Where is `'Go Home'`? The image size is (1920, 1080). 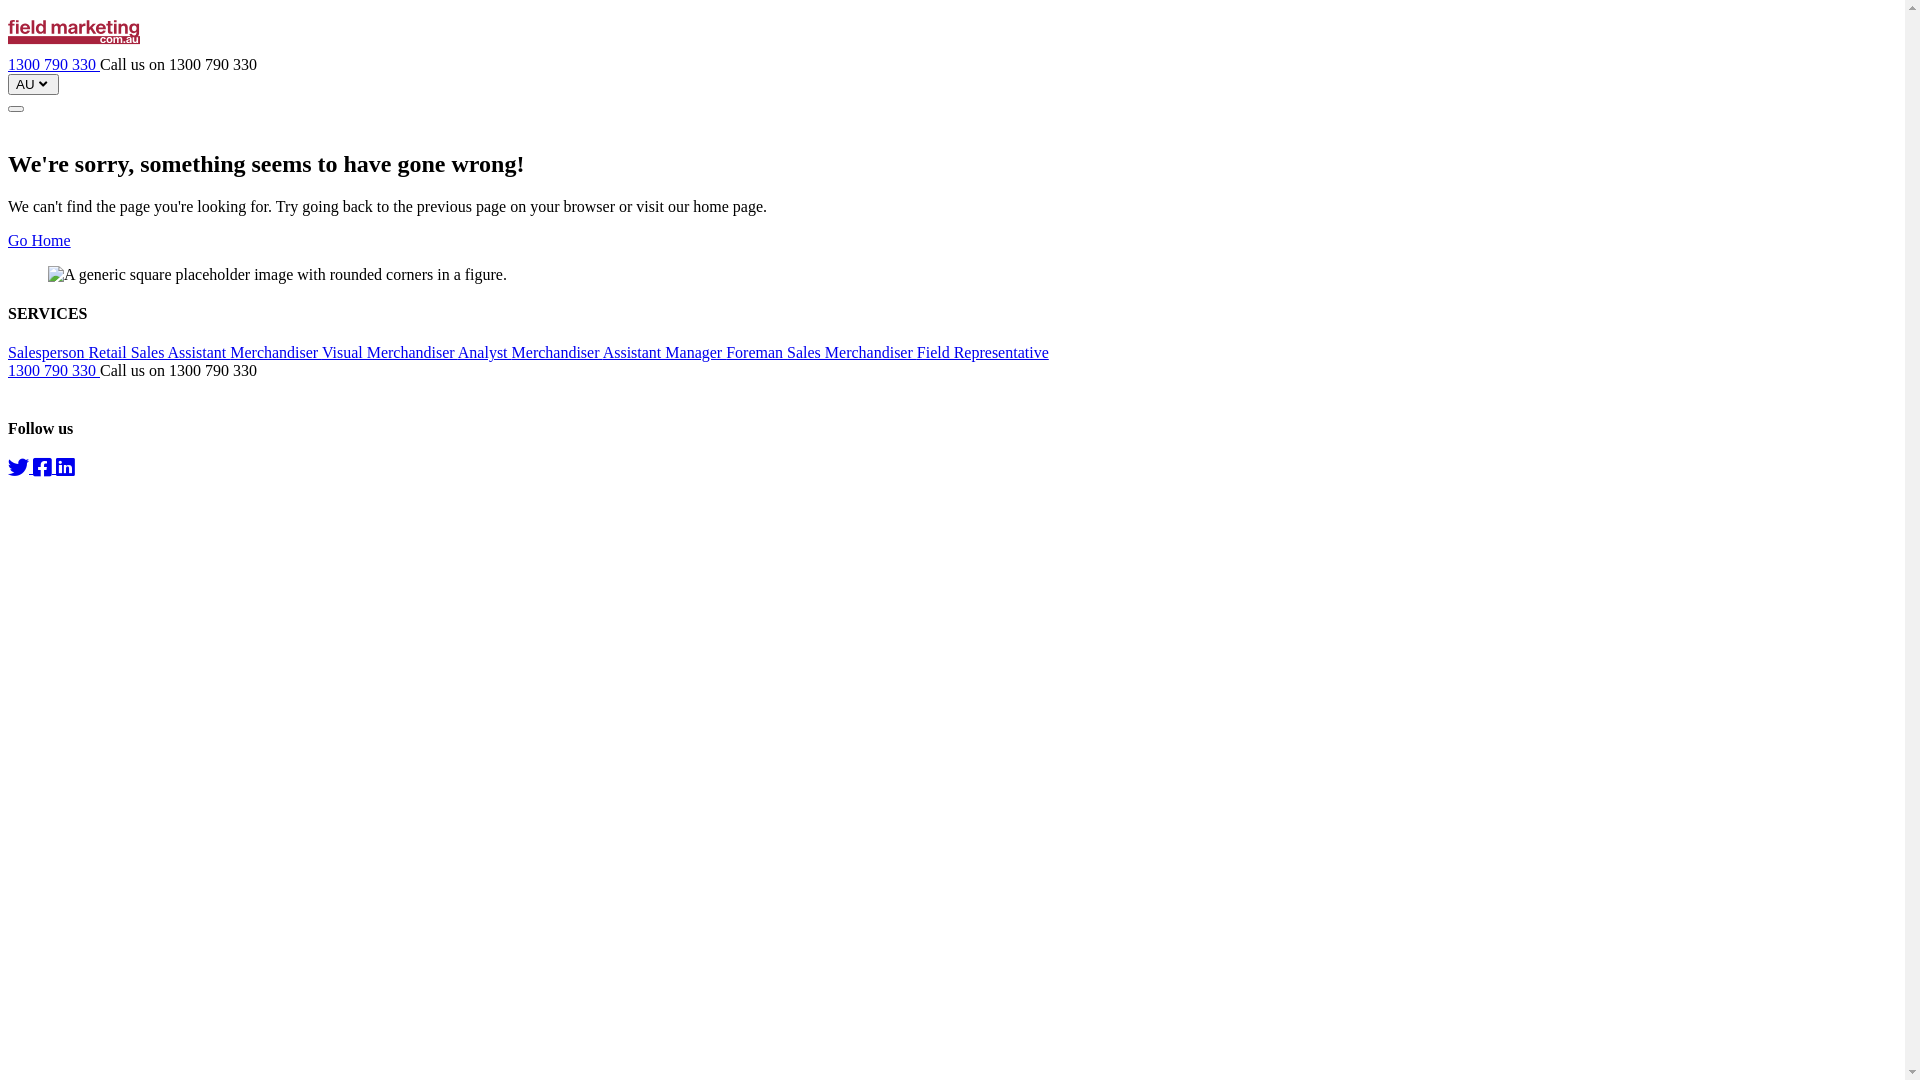 'Go Home' is located at coordinates (39, 239).